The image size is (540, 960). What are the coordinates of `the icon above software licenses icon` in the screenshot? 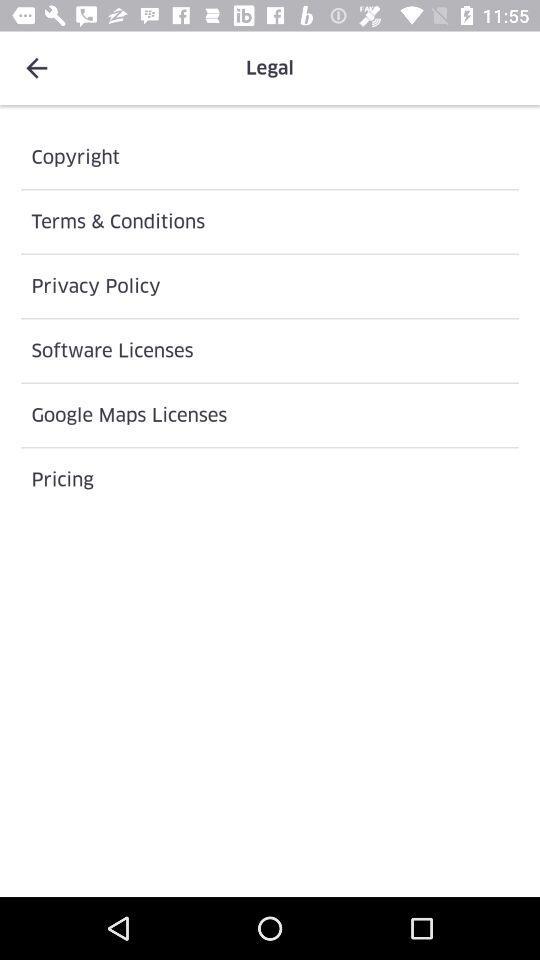 It's located at (270, 285).